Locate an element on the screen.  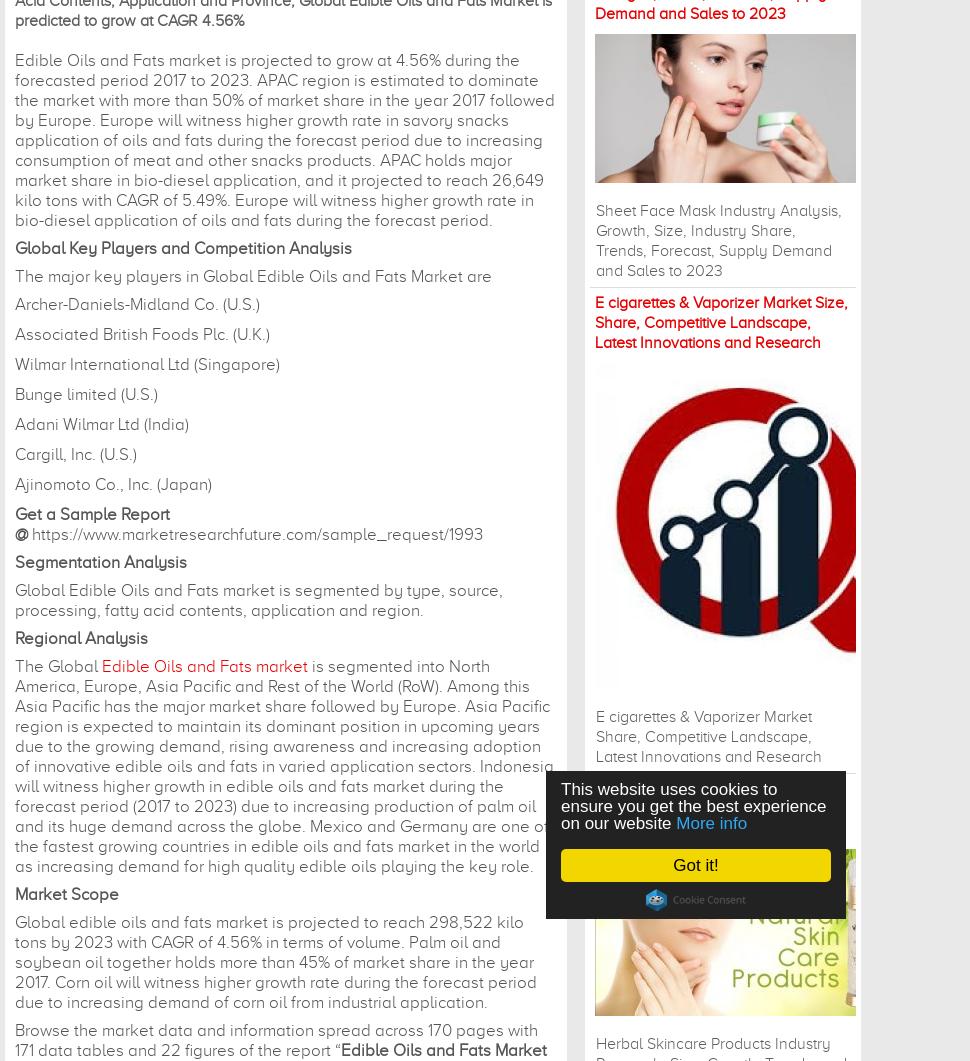
'Ajinomoto Co., Inc. (Japan)' is located at coordinates (15, 483).